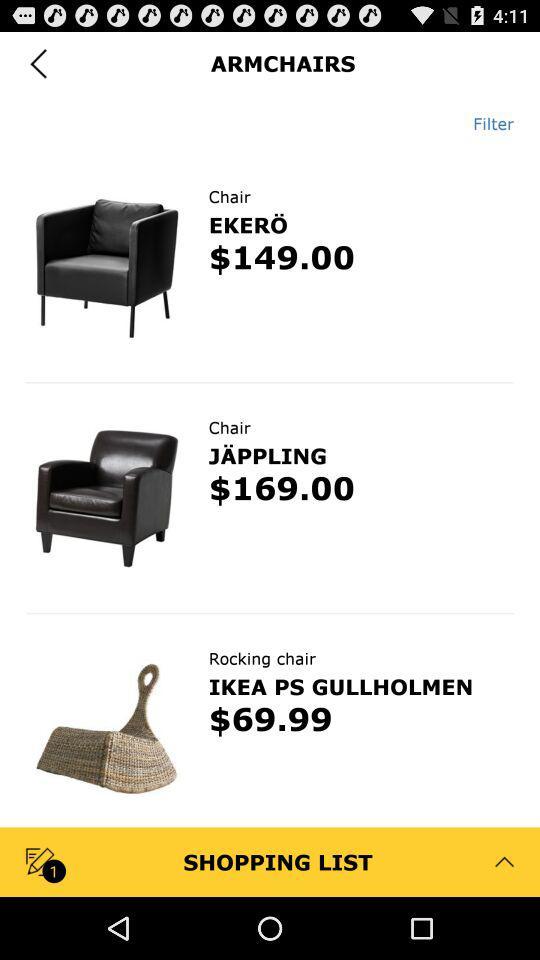 This screenshot has height=960, width=540. Describe the element at coordinates (485, 122) in the screenshot. I see `the item at the top right corner` at that location.